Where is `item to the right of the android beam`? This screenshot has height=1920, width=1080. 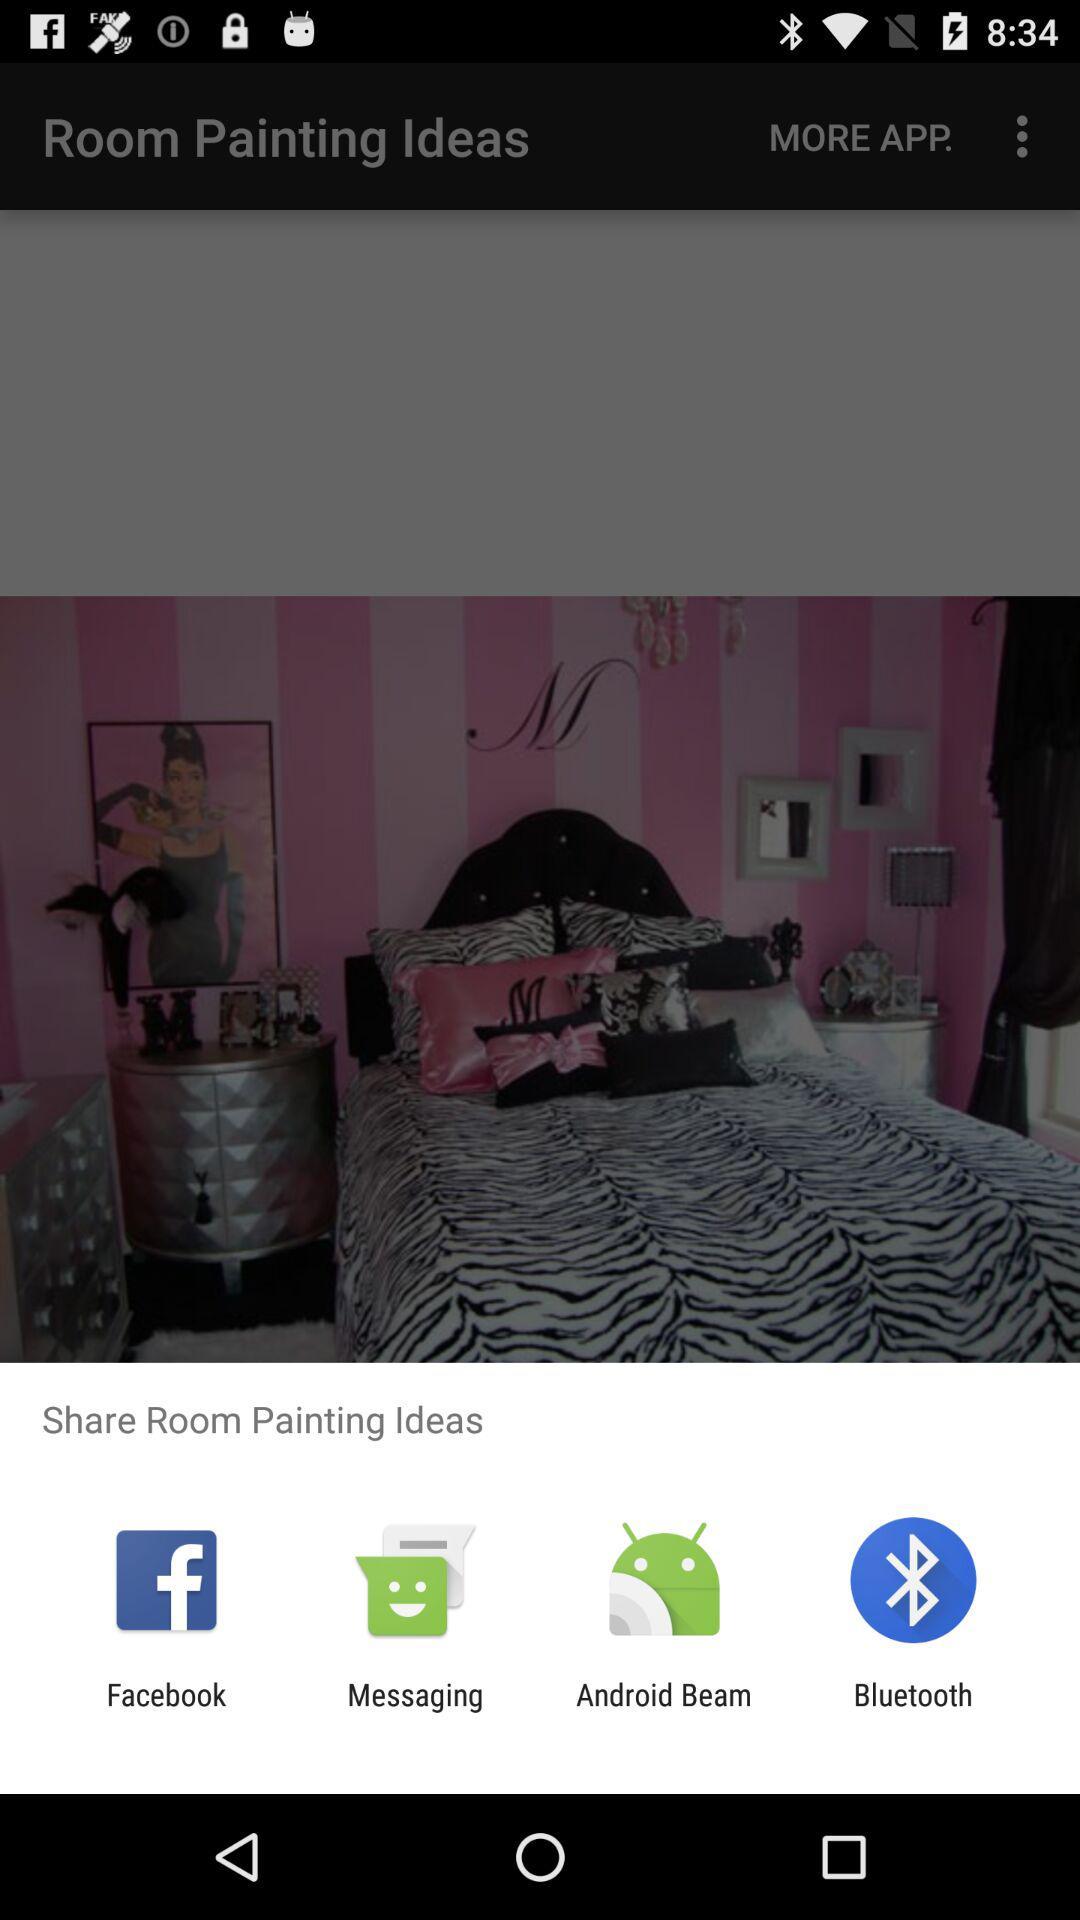
item to the right of the android beam is located at coordinates (913, 1711).